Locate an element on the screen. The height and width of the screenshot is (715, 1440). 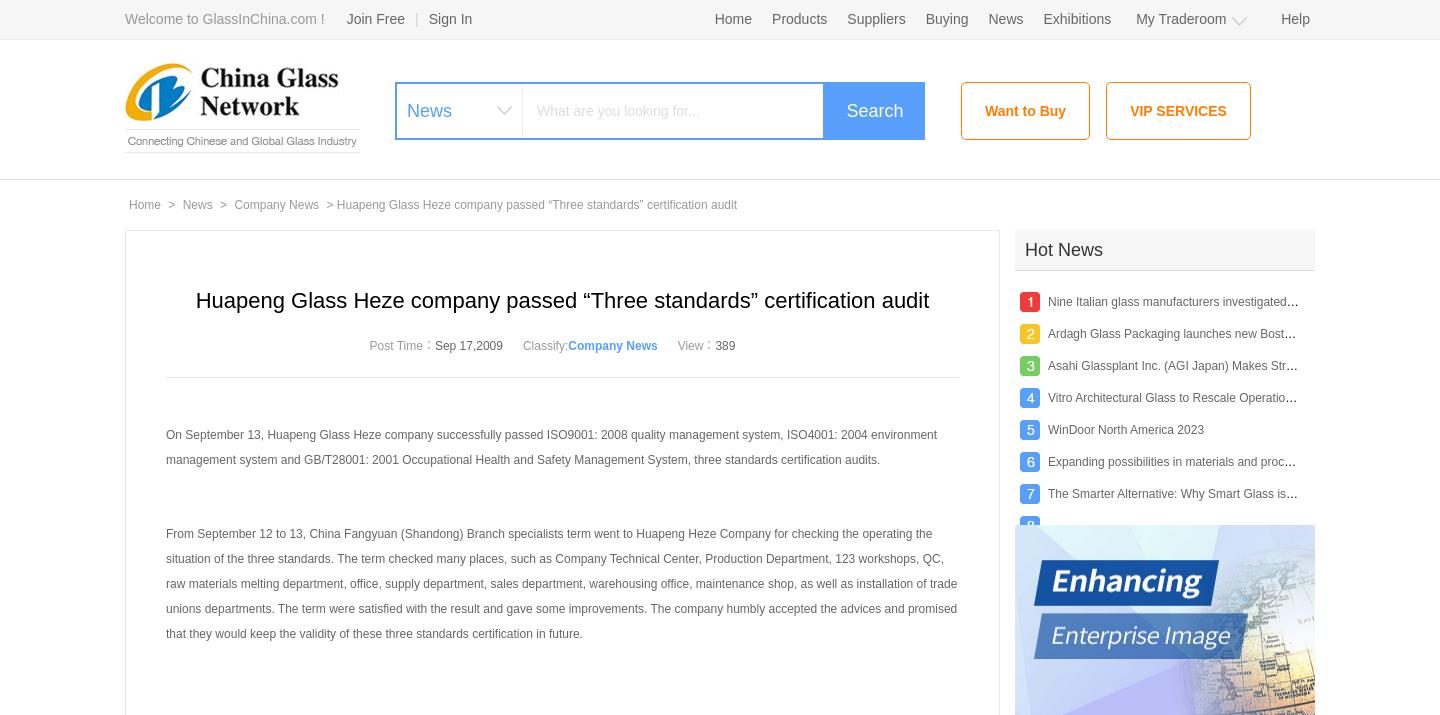
'My Traderoom' is located at coordinates (1180, 19).